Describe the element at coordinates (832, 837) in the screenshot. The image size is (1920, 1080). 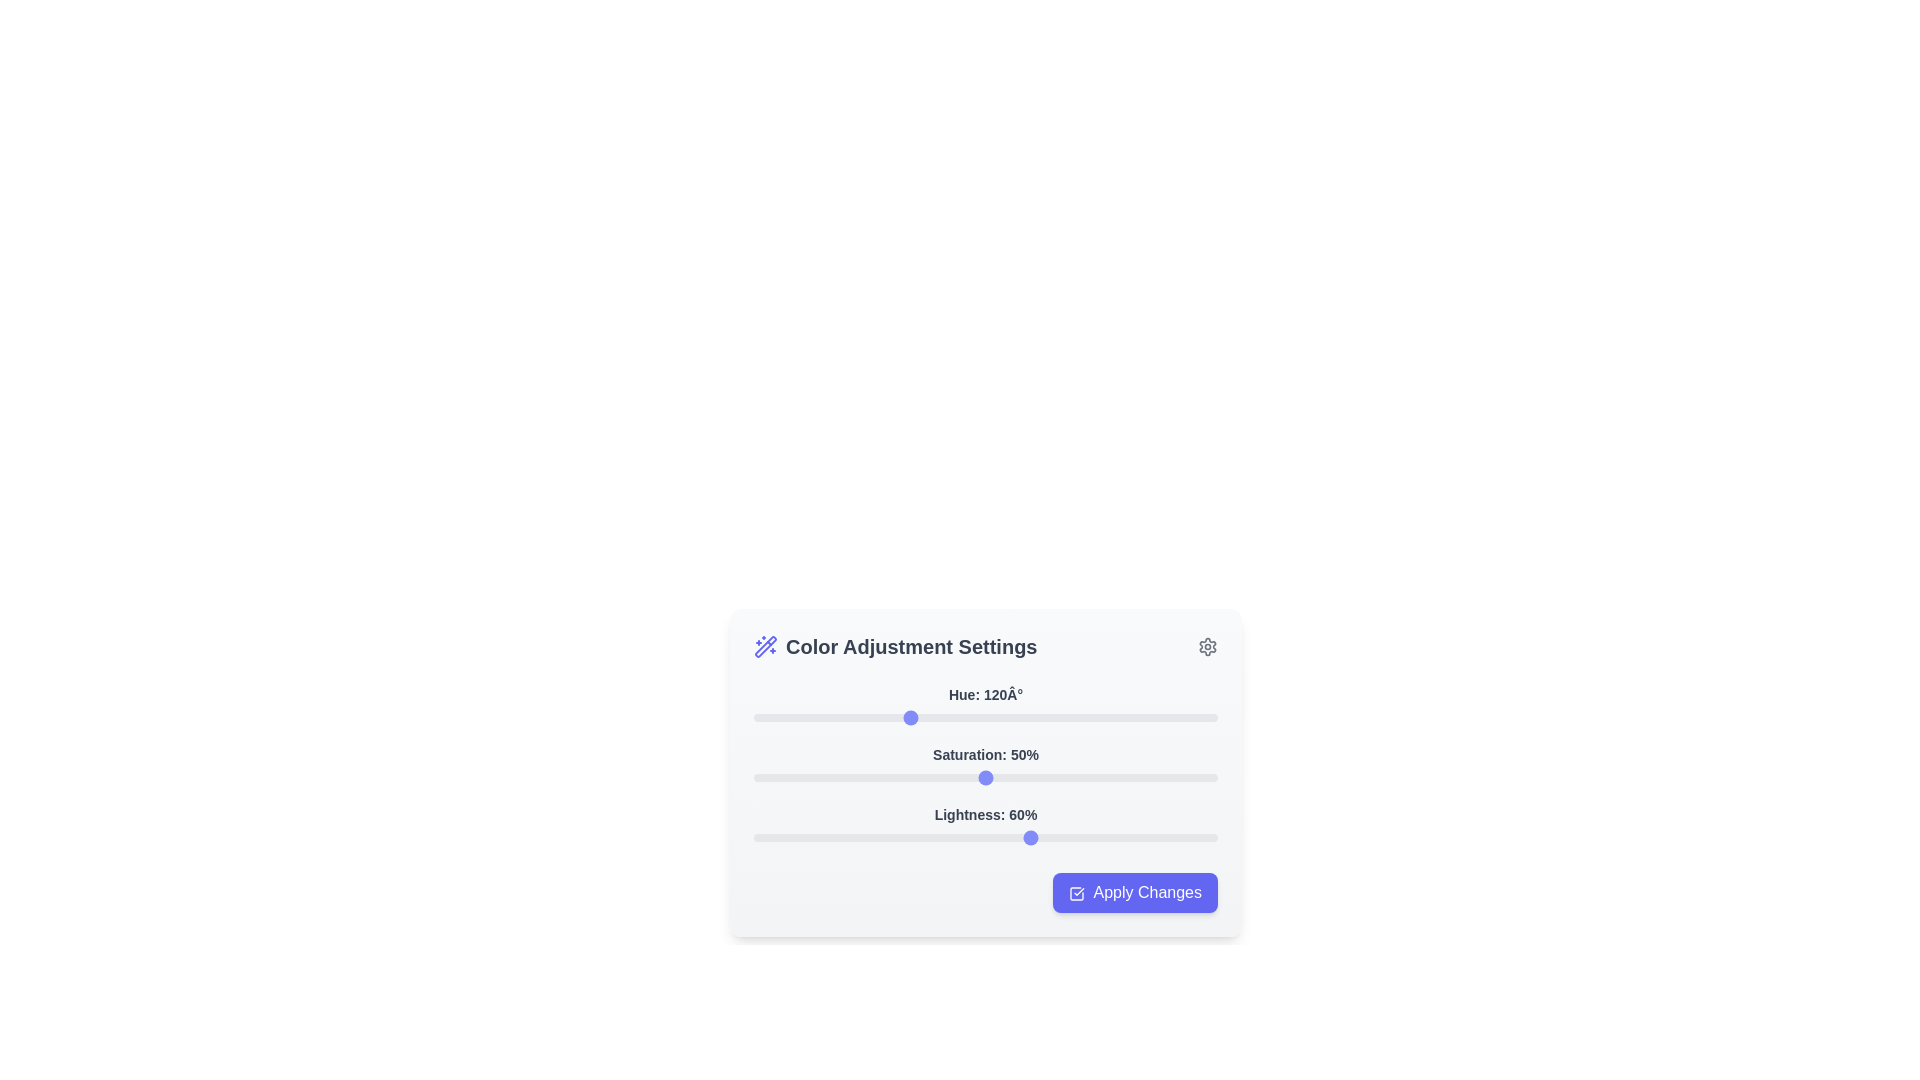
I see `the lightness` at that location.